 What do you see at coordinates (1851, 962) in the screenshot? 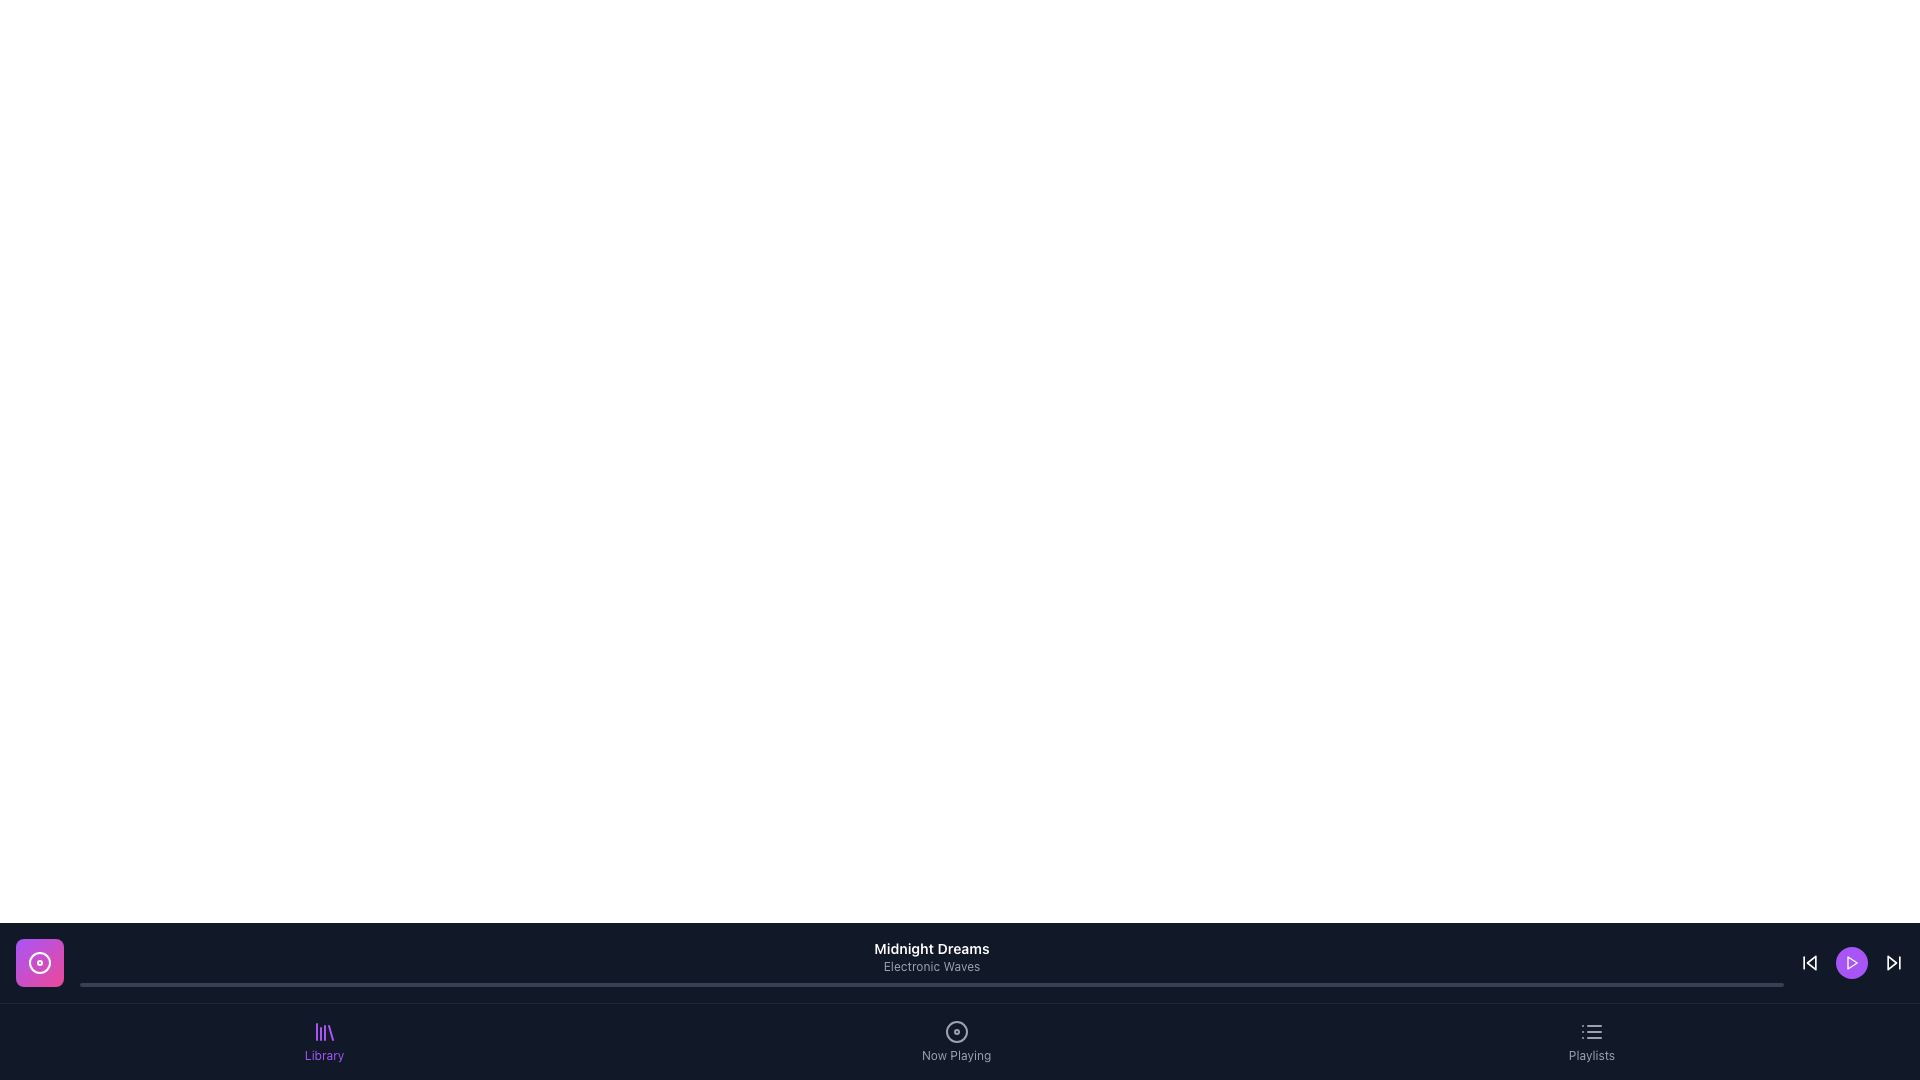
I see `the playback control button located at the bottom-right corner of the interface` at bounding box center [1851, 962].